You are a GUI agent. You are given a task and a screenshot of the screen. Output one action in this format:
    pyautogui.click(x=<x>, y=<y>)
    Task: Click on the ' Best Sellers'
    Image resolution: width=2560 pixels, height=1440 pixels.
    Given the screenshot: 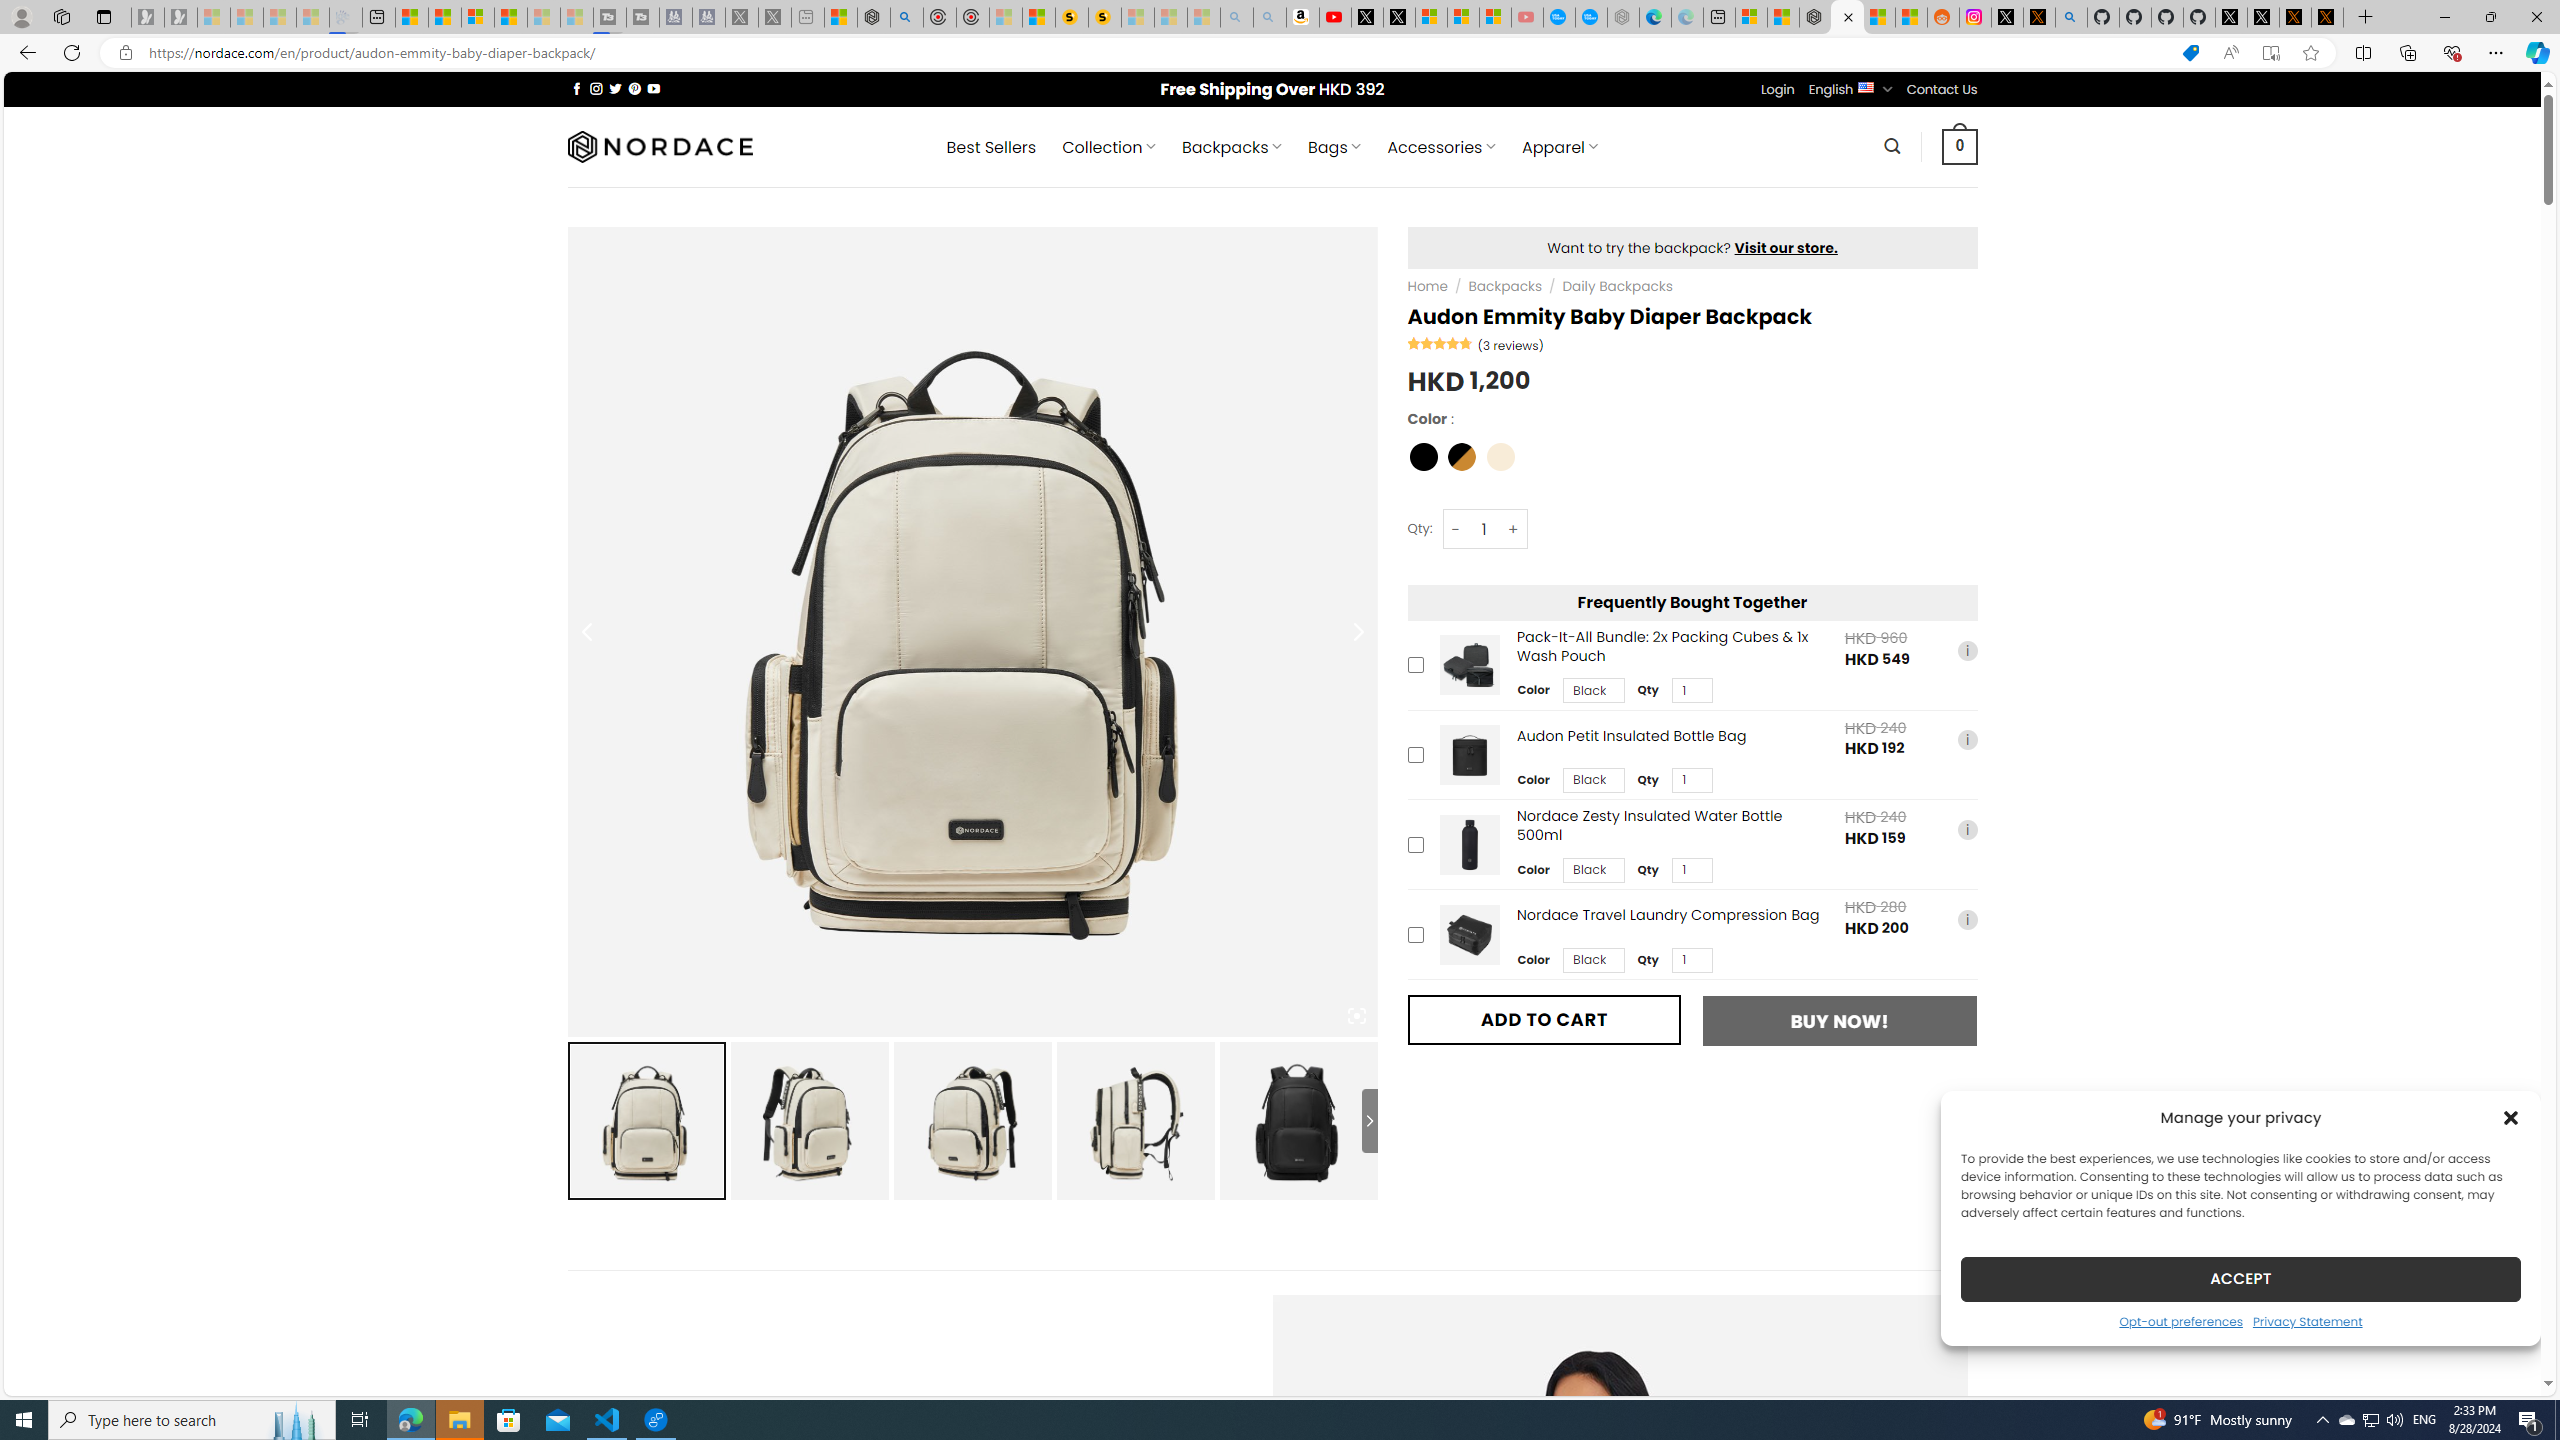 What is the action you would take?
    pyautogui.click(x=991, y=146)
    